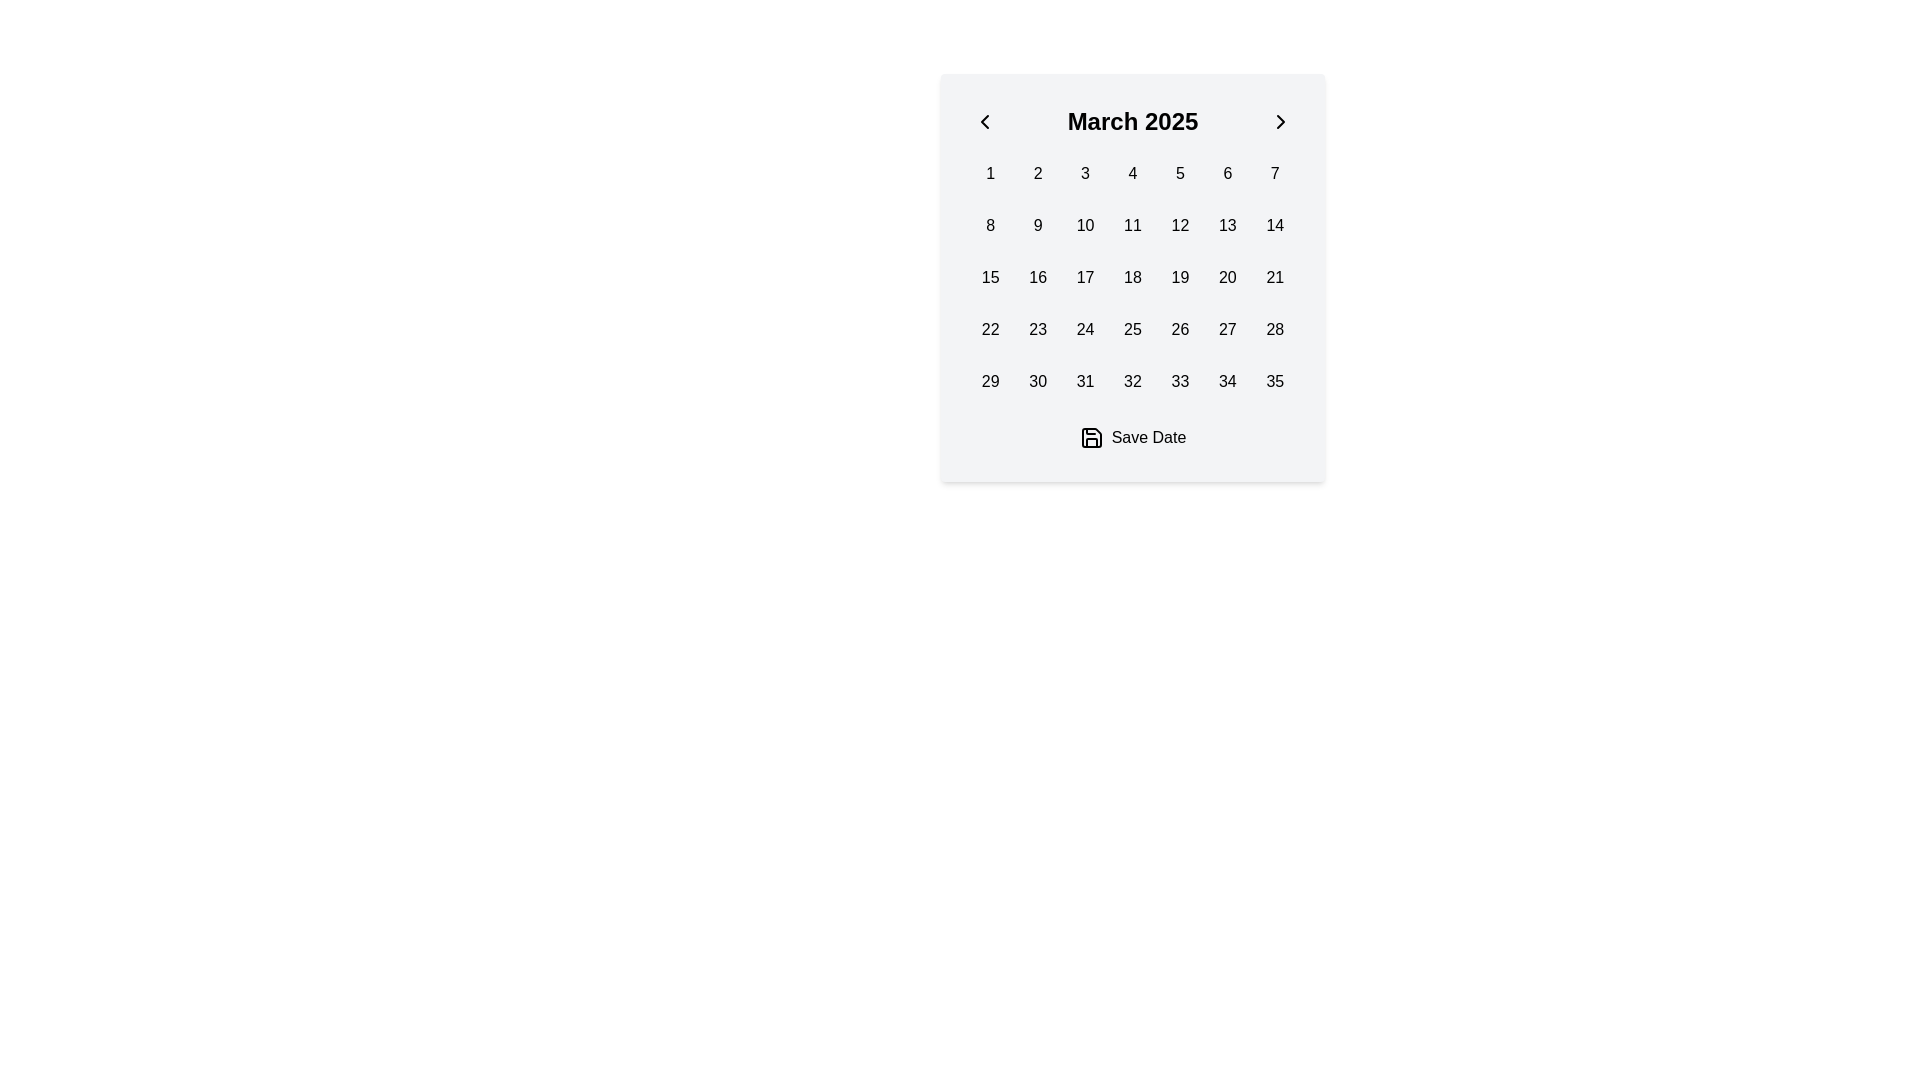 This screenshot has height=1080, width=1920. Describe the element at coordinates (1084, 225) in the screenshot. I see `the rectangular button displaying the digit '10' located in the numeric button grid under the 'March 2025' calendar widget` at that location.